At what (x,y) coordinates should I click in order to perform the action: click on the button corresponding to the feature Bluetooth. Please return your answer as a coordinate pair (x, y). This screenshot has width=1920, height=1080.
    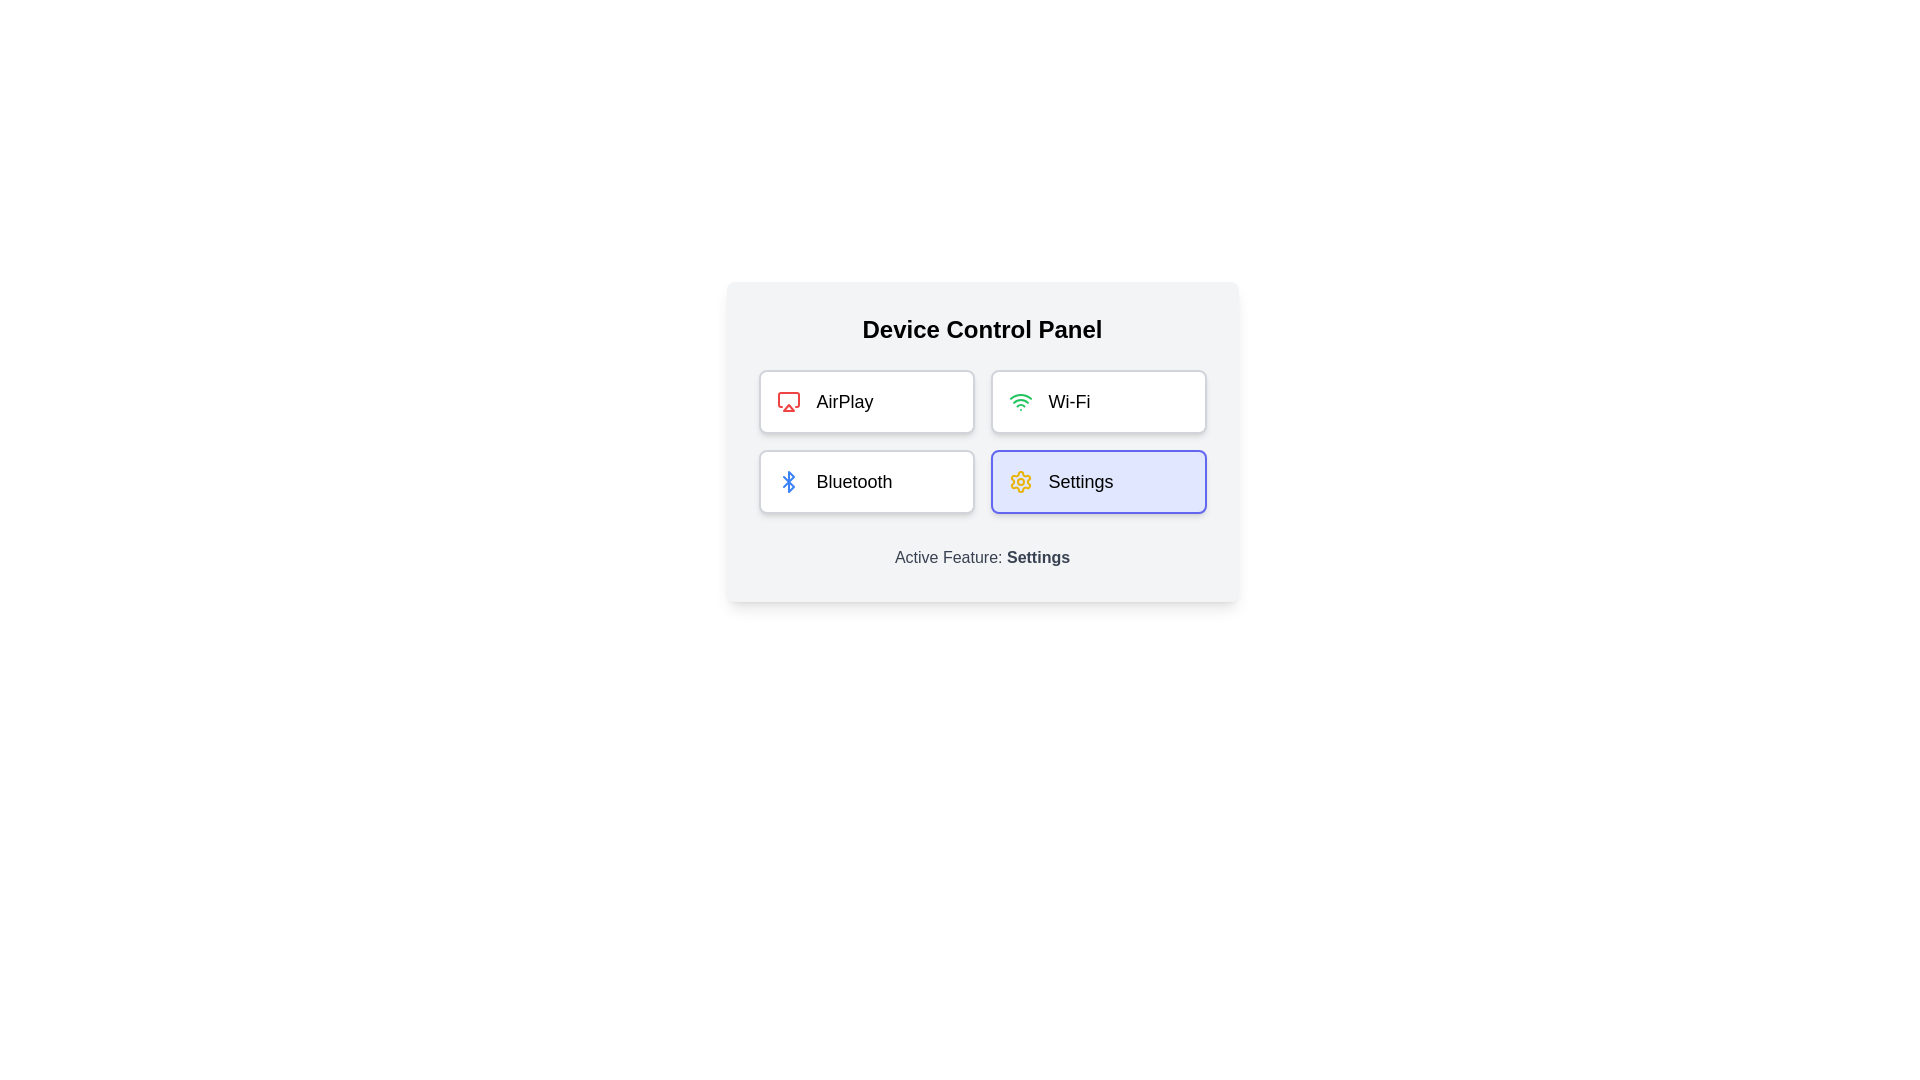
    Looking at the image, I should click on (866, 482).